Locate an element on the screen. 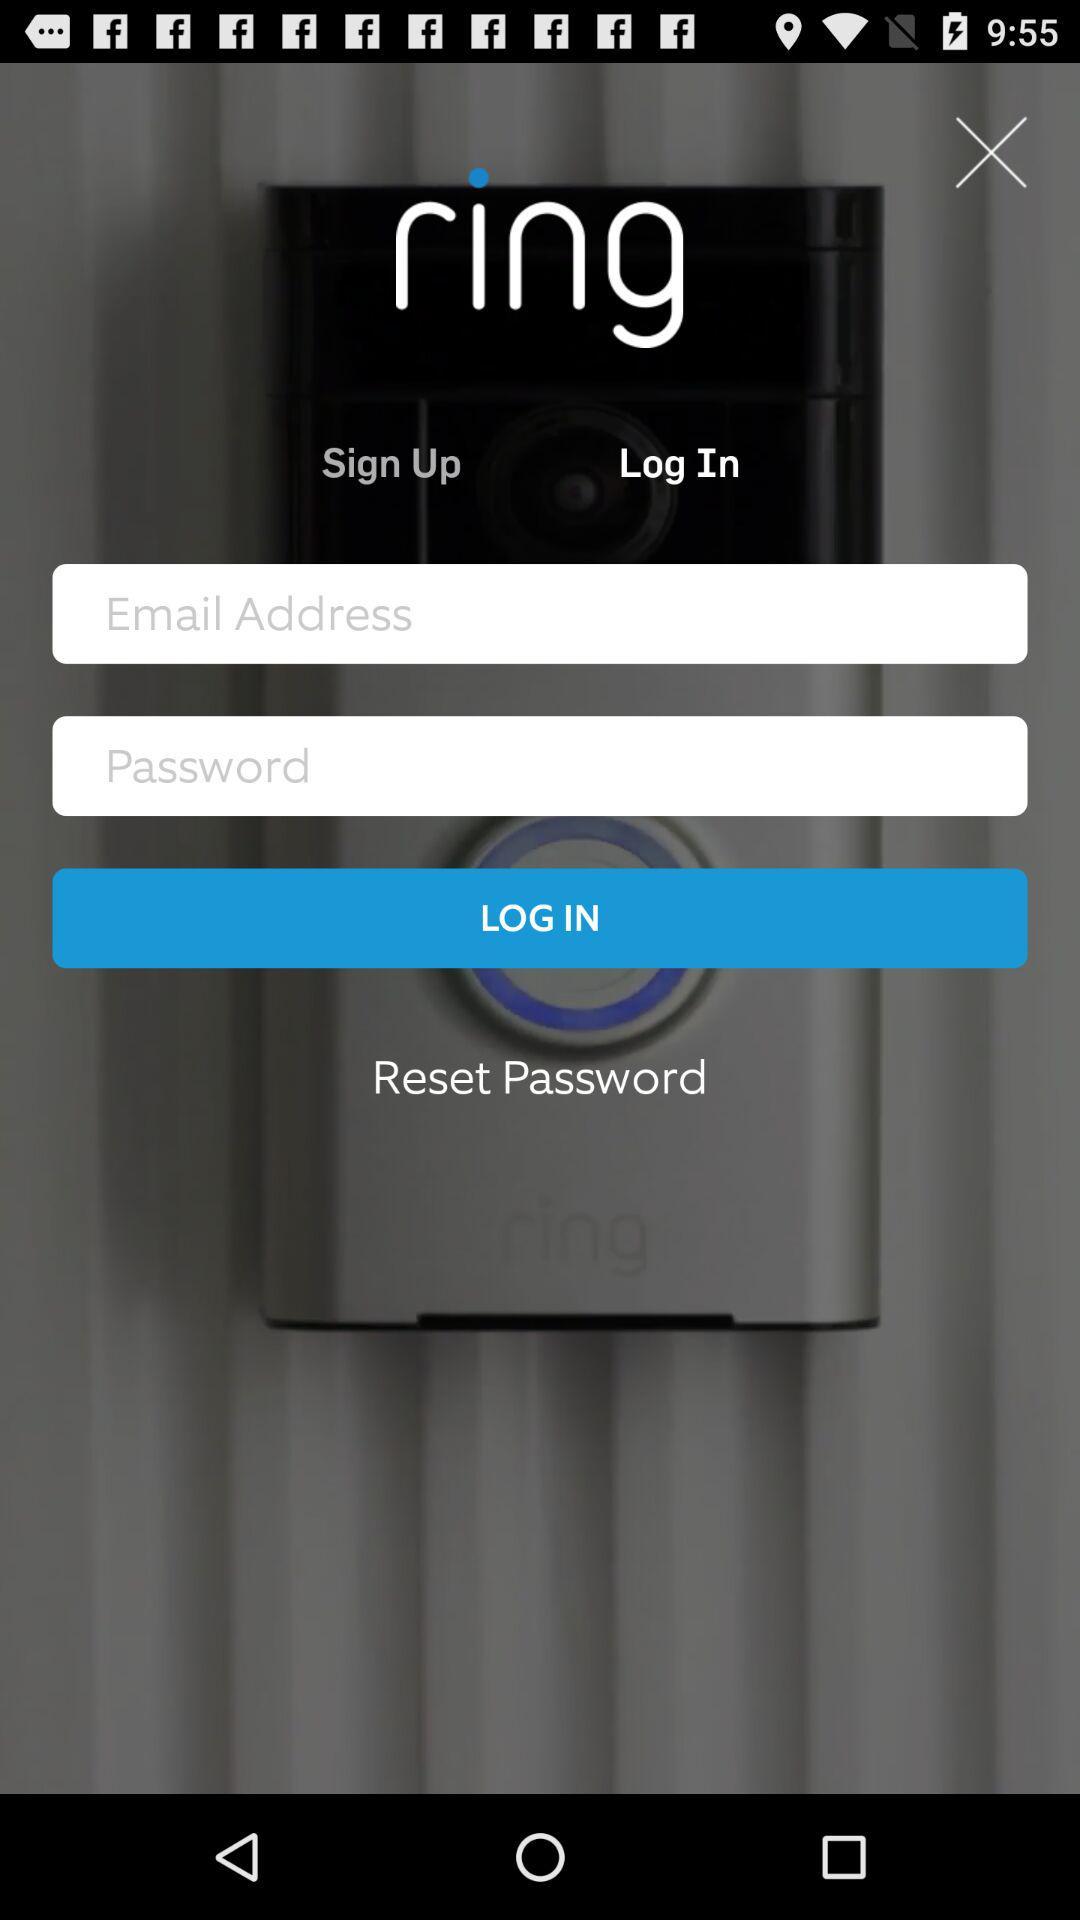  the close icon is located at coordinates (990, 163).